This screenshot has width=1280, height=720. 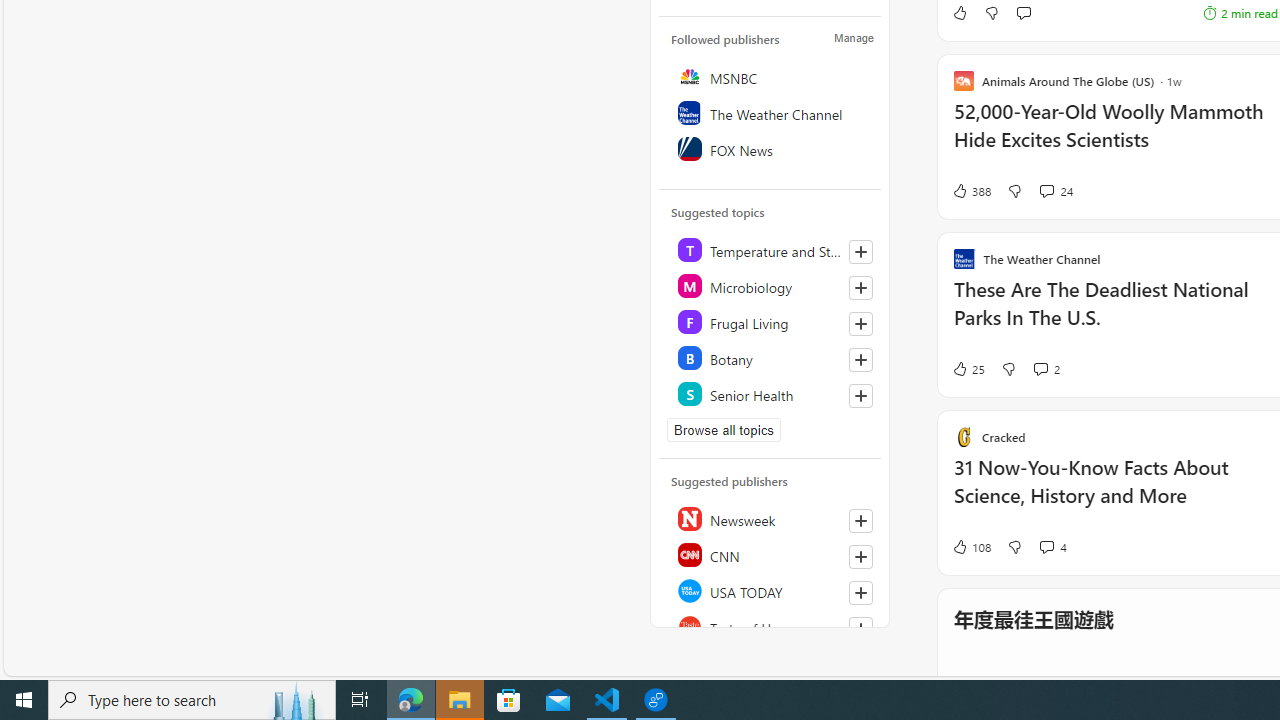 I want to click on 'Manage', so click(x=854, y=37).